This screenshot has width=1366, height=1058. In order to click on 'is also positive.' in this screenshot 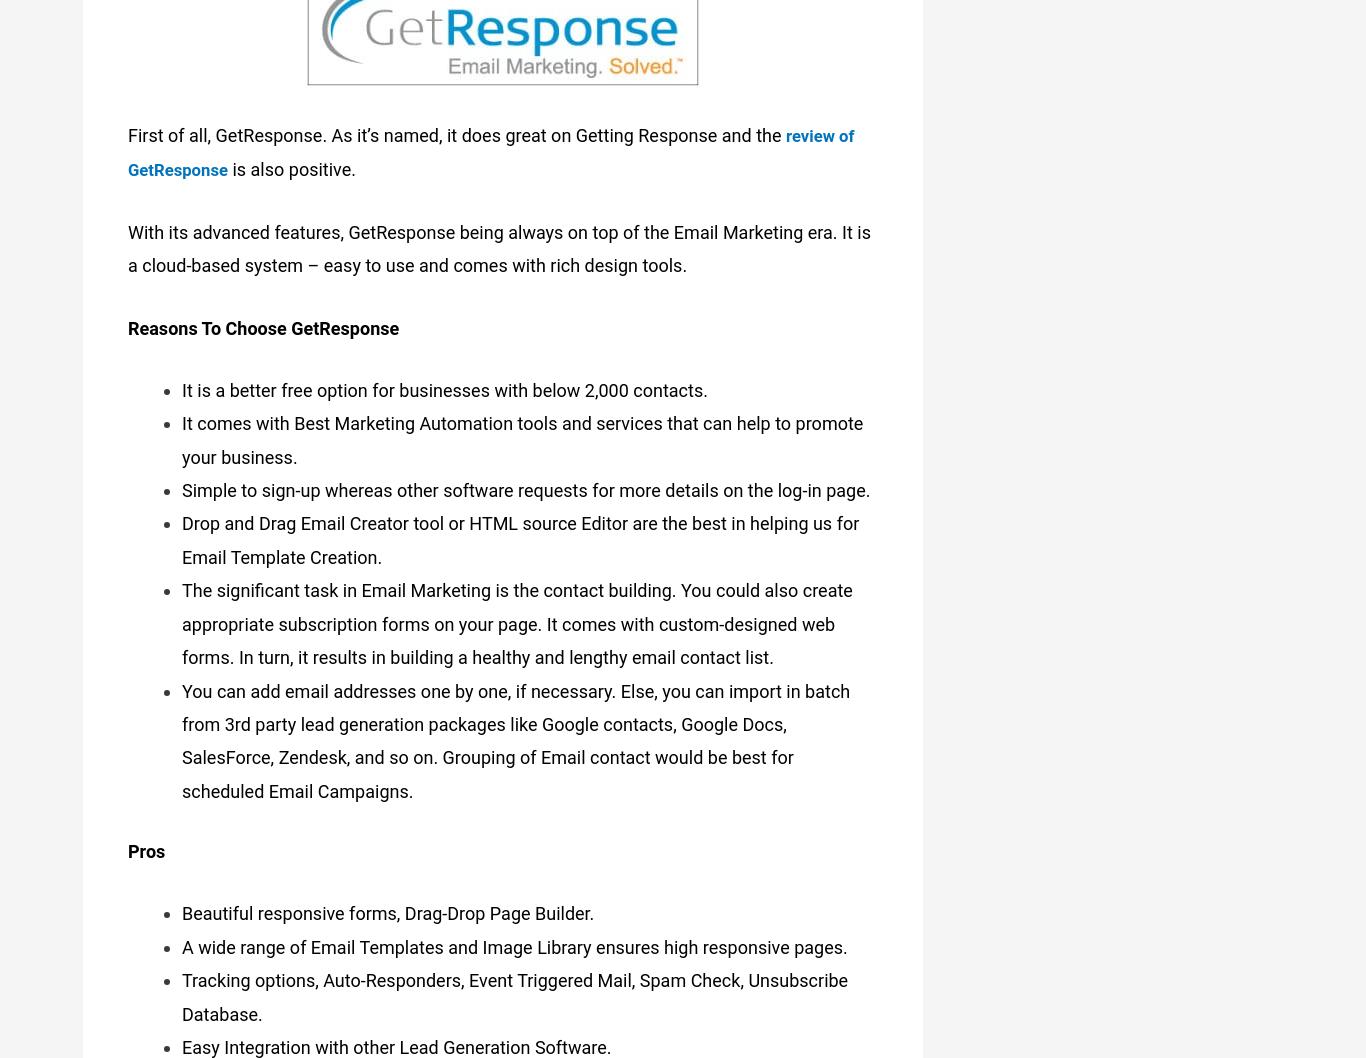, I will do `click(301, 165)`.